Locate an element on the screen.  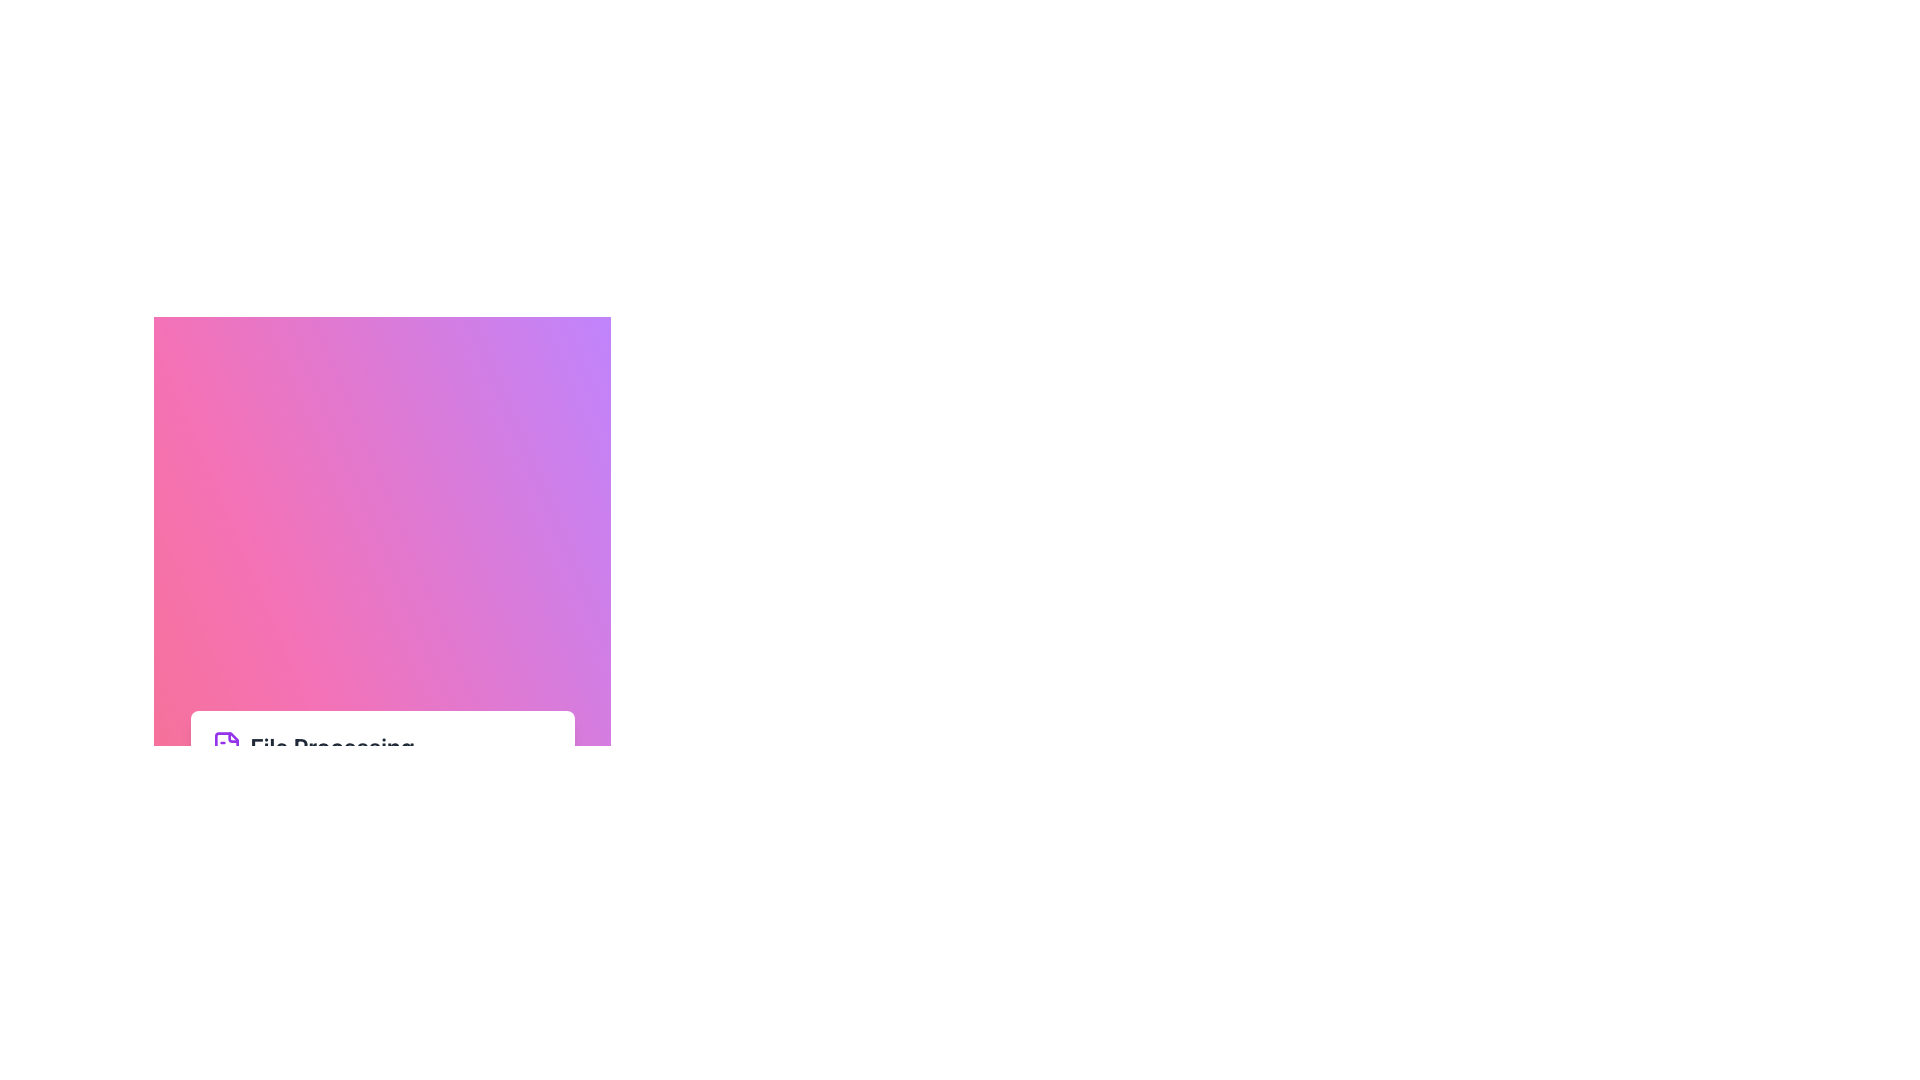
the SVG document icon, which has a folded corner and is purple in color, located above the label 'File Processing' is located at coordinates (226, 747).